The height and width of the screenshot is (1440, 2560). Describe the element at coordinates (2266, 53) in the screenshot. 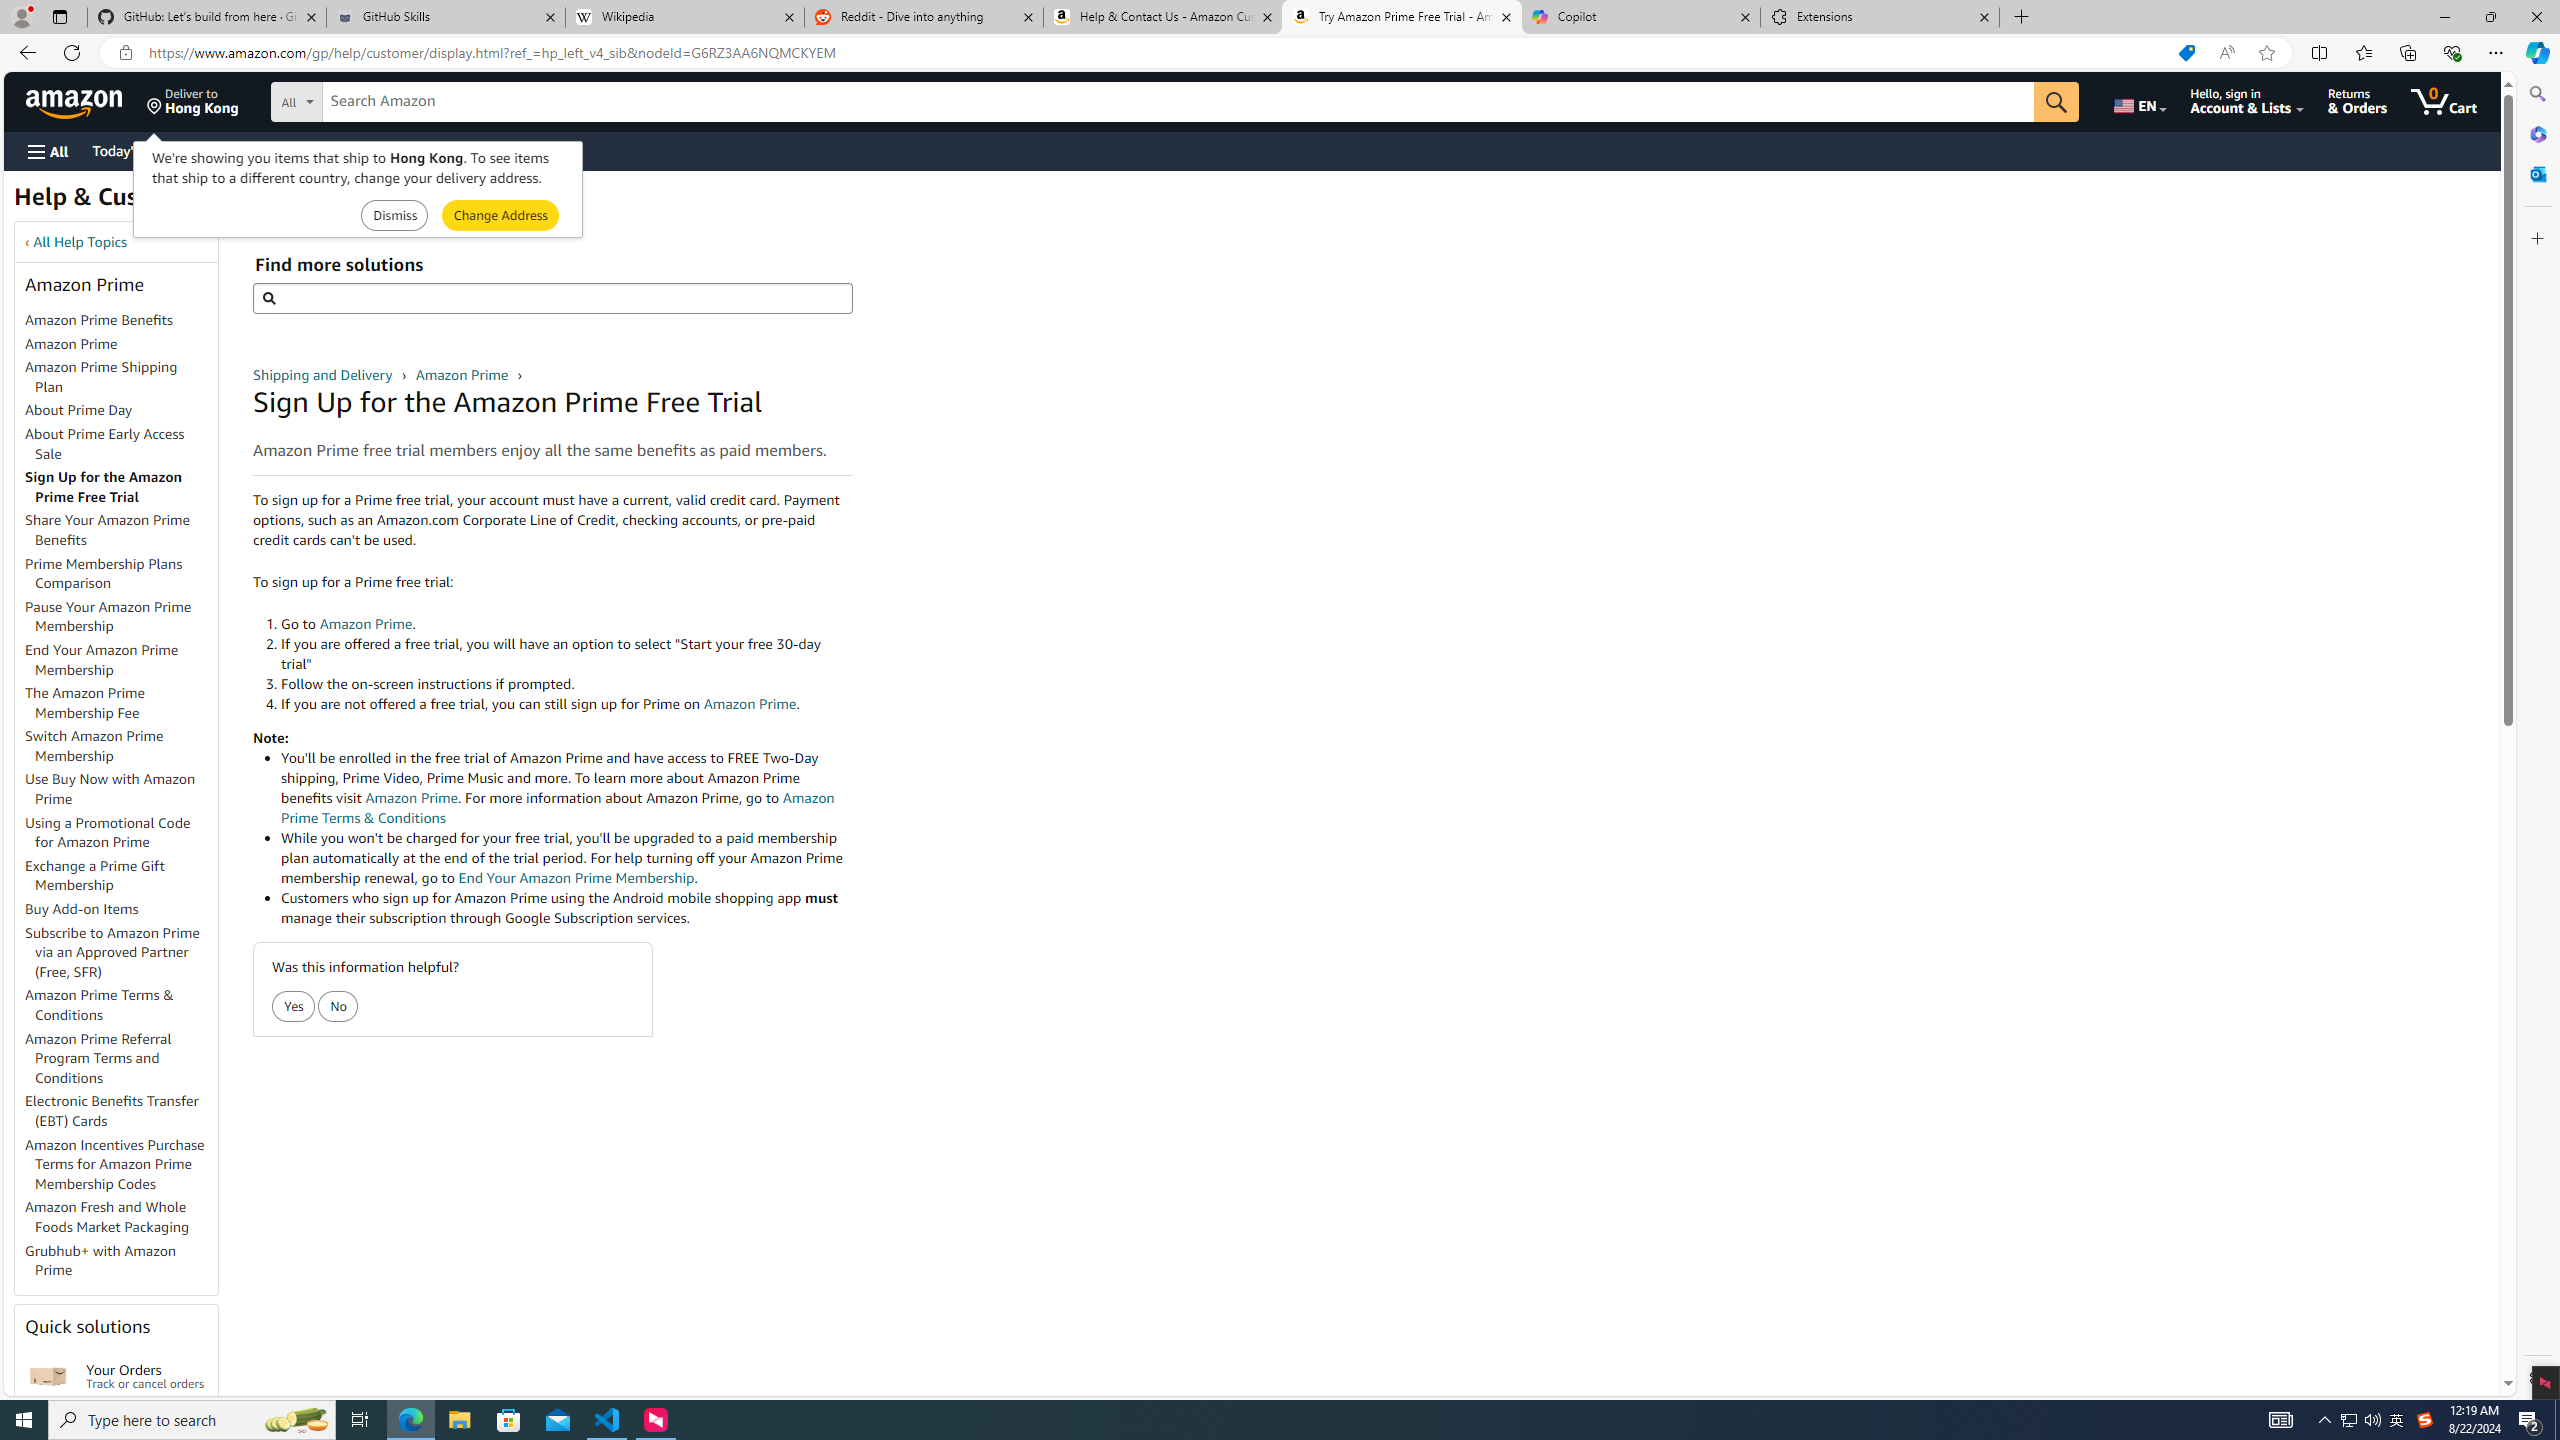

I see `'Add this page to favorites (Ctrl+D)'` at that location.